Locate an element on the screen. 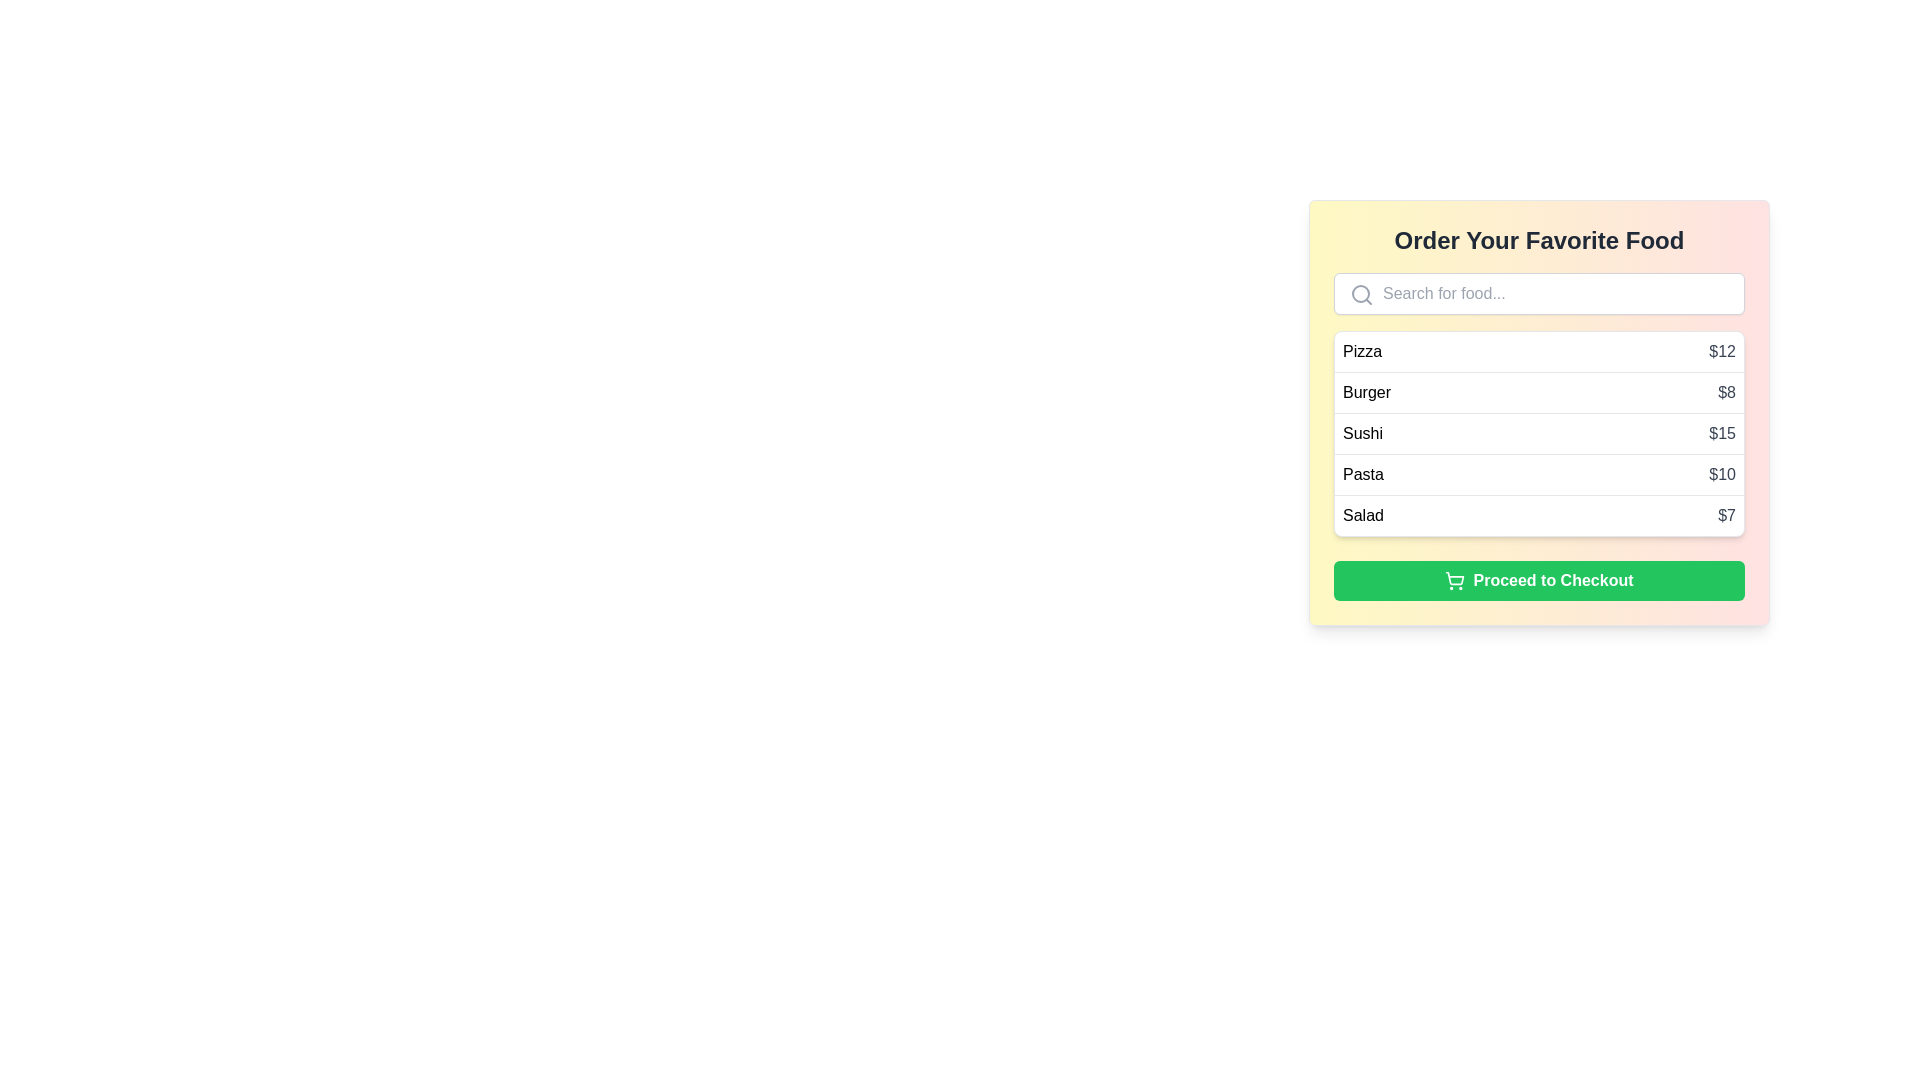 The height and width of the screenshot is (1080, 1920). the shopping cart icon located to the left of the 'Proceed to Checkout' text is located at coordinates (1455, 581).